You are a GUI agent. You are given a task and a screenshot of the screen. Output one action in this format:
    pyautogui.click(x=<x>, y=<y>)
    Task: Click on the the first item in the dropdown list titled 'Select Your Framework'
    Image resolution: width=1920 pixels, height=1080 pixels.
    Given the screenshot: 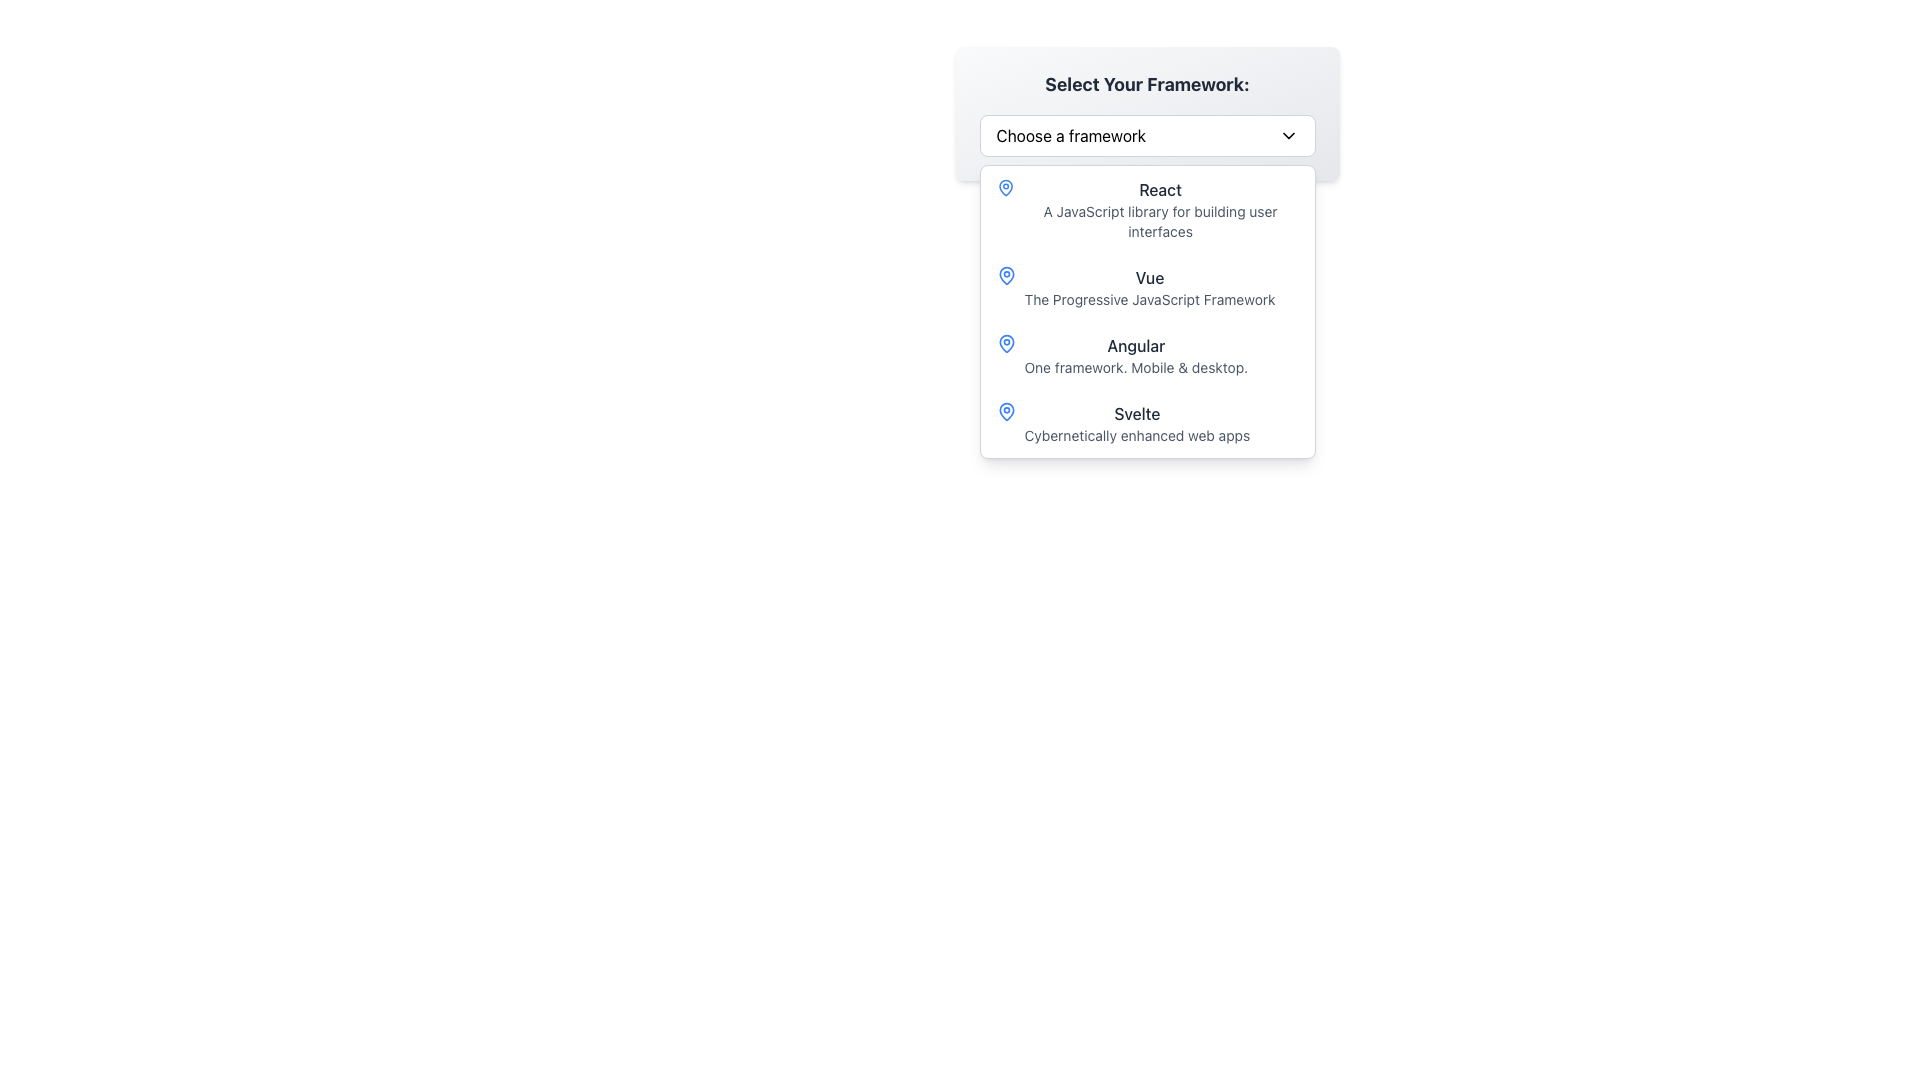 What is the action you would take?
    pyautogui.click(x=1147, y=209)
    